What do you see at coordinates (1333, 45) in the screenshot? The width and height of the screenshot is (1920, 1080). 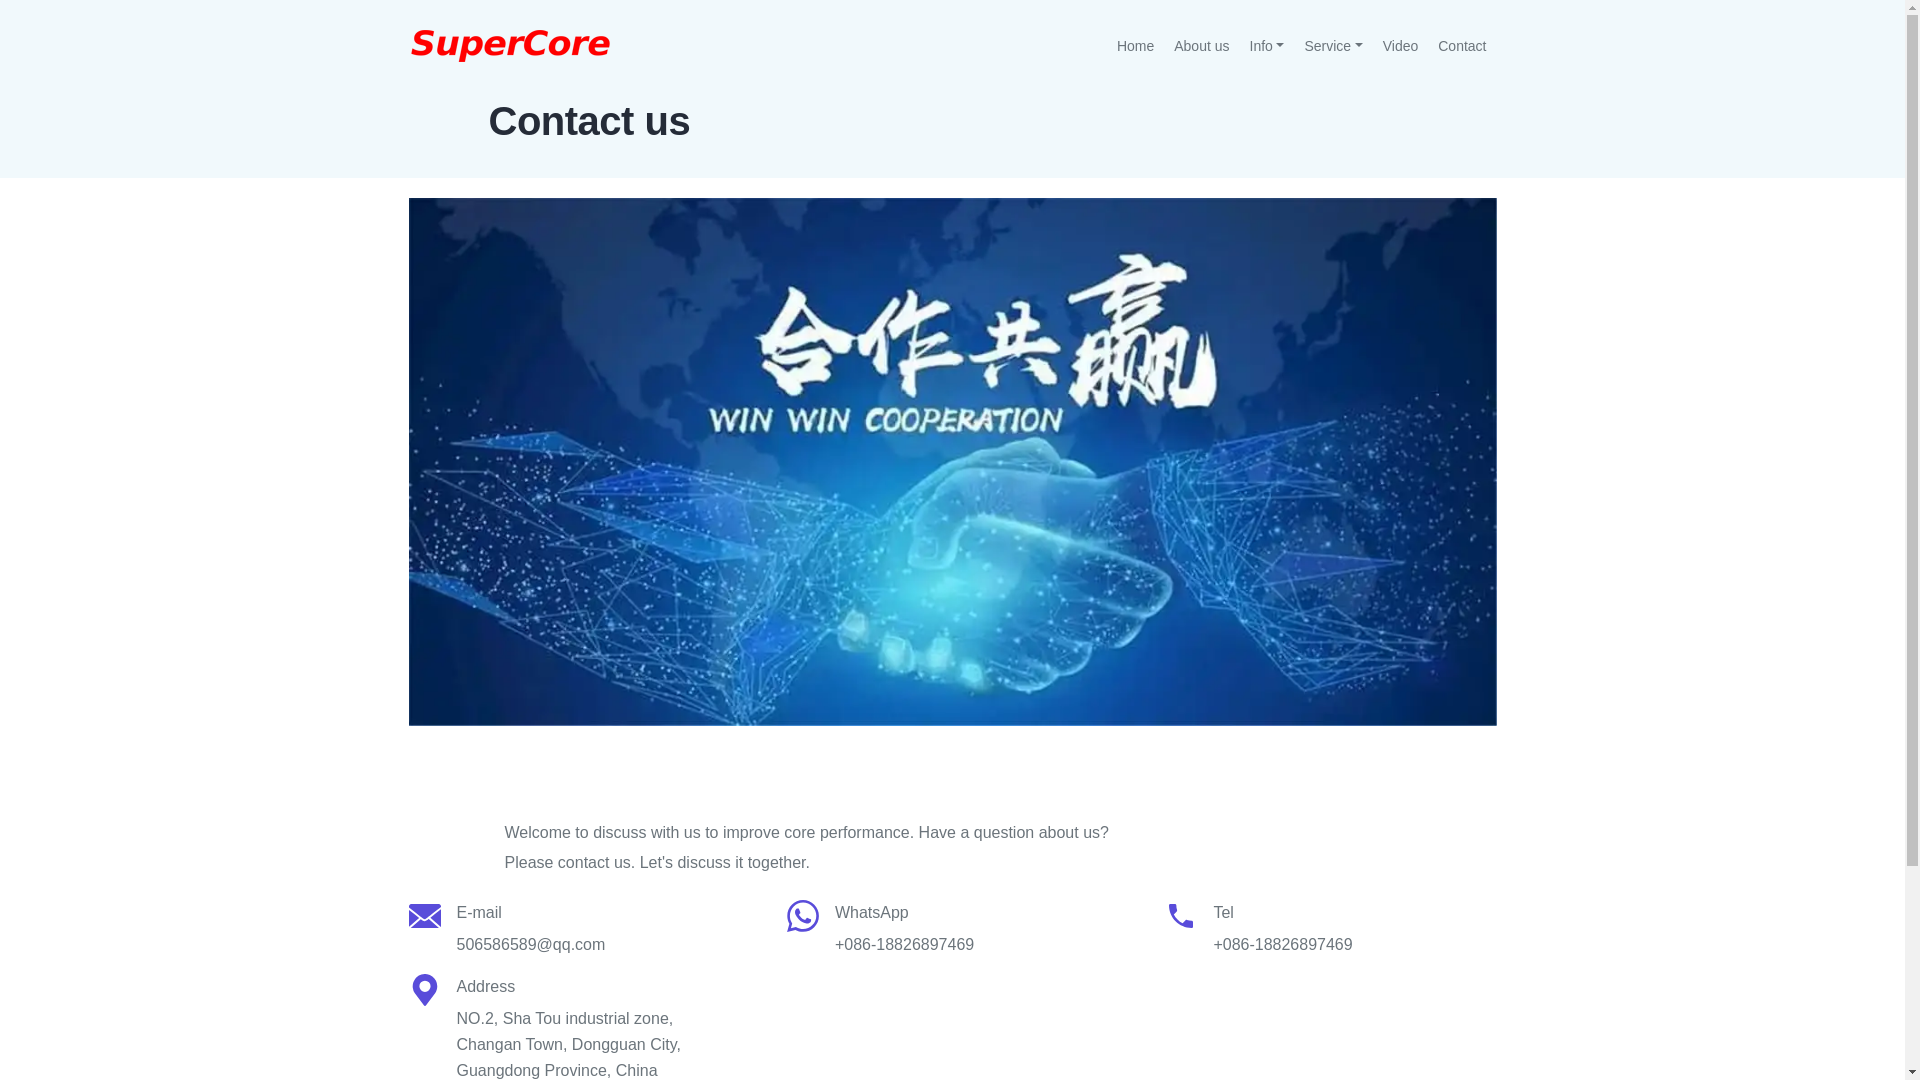 I see `'Service'` at bounding box center [1333, 45].